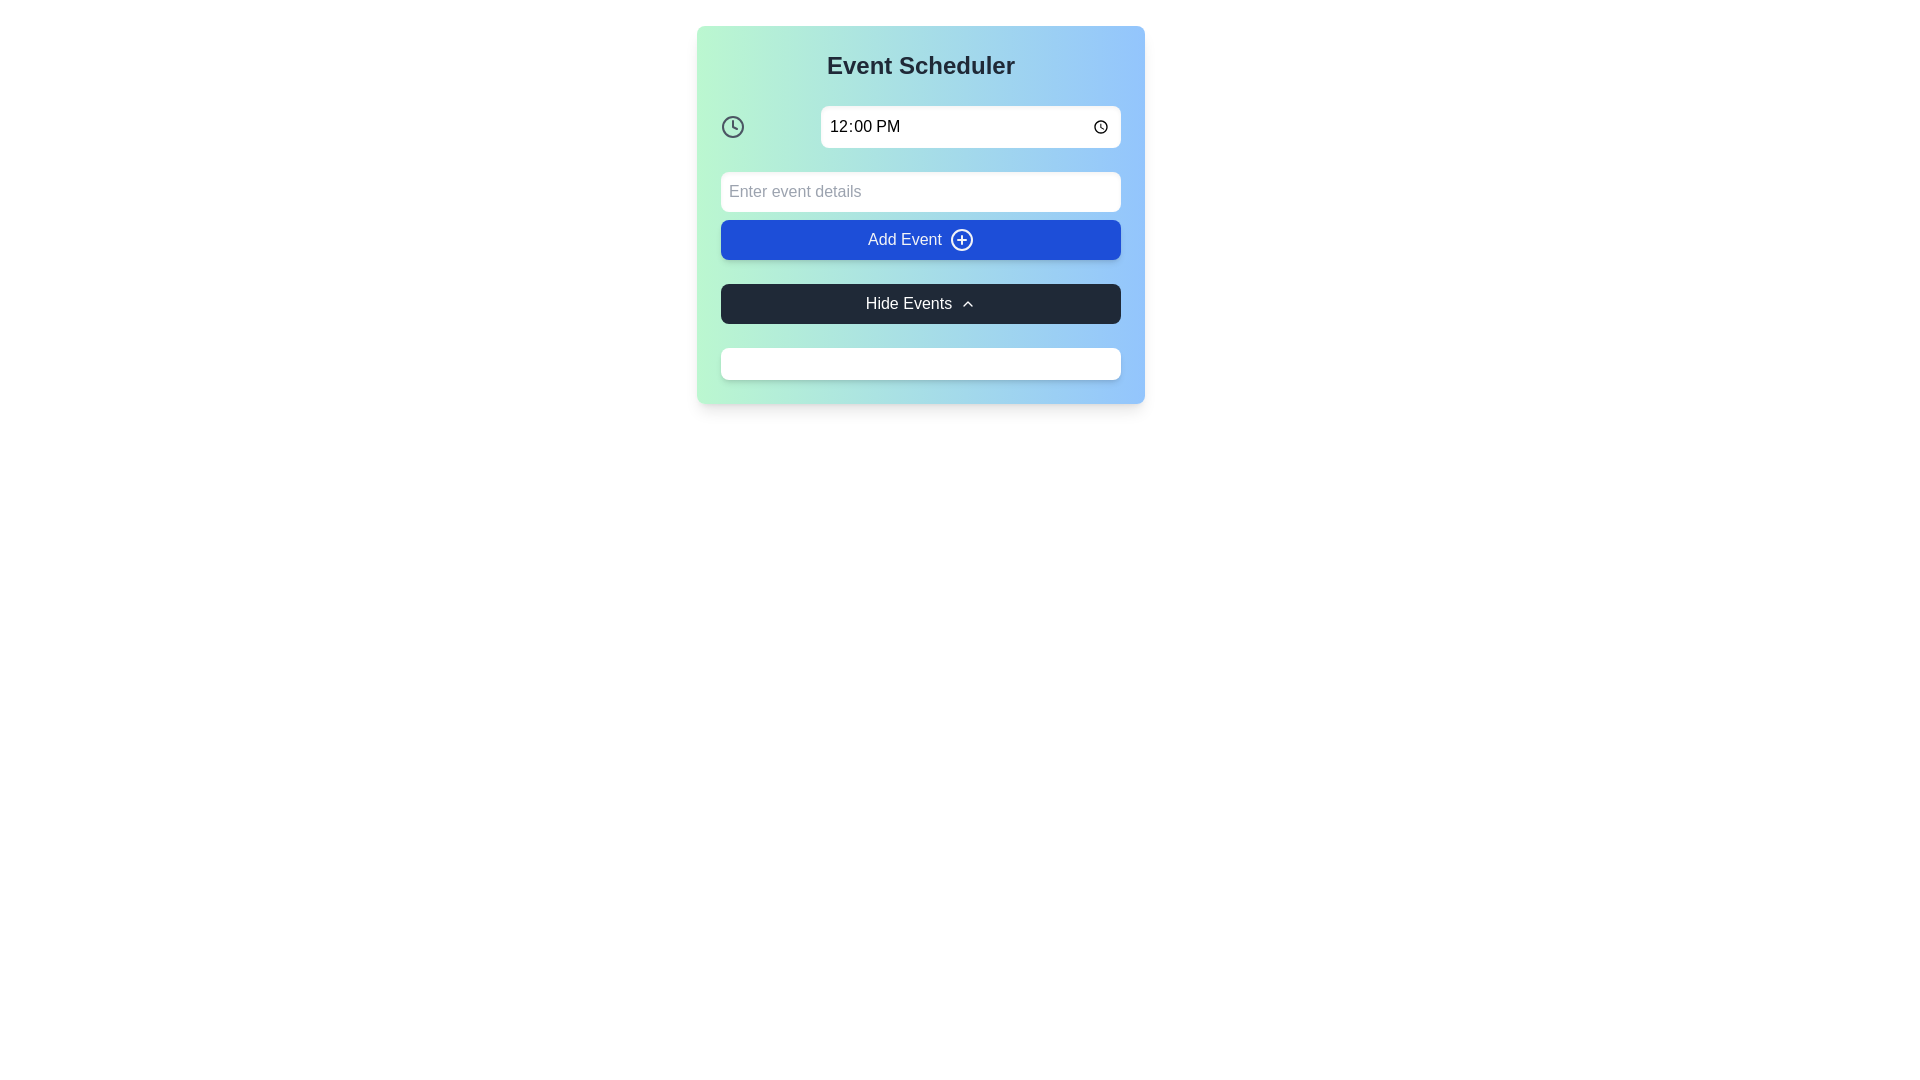  Describe the element at coordinates (920, 238) in the screenshot. I see `the button that facilitates the addition of a new event for accessibility navigation` at that location.